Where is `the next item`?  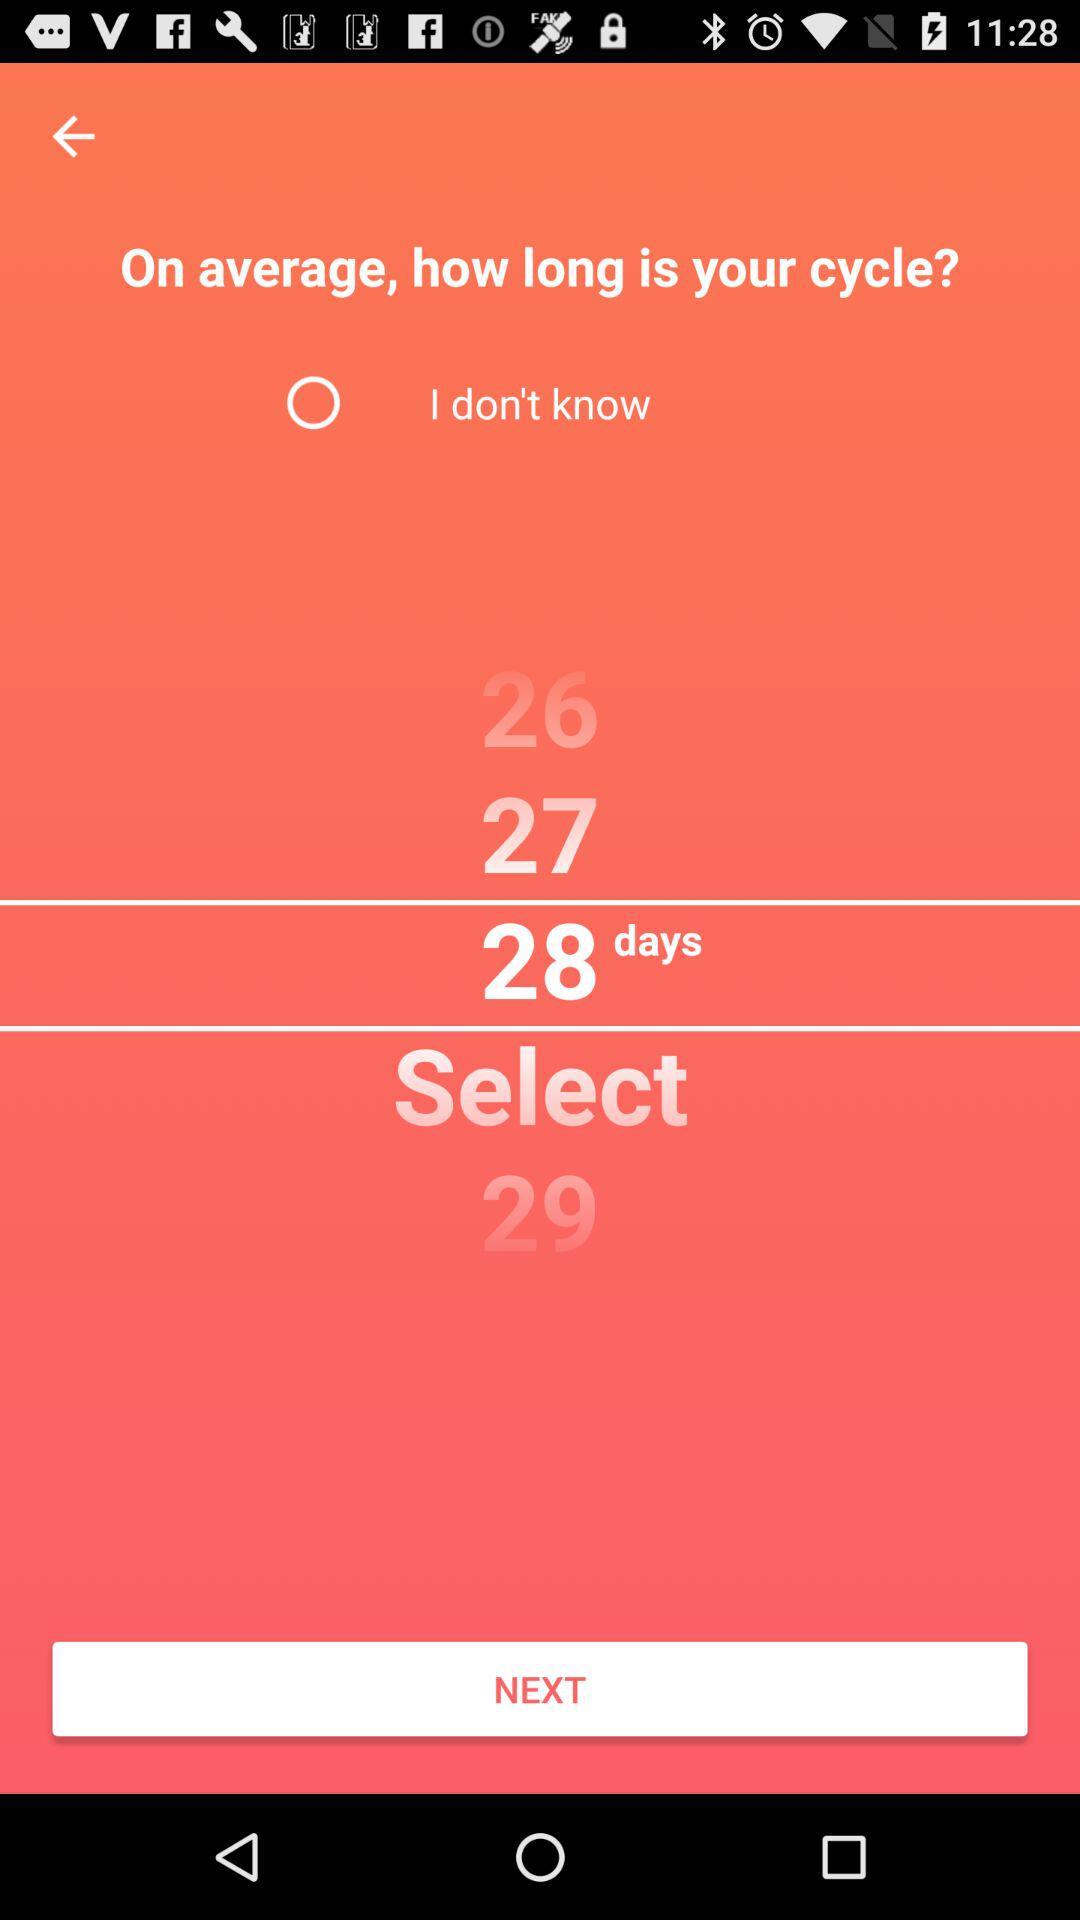 the next item is located at coordinates (540, 1688).